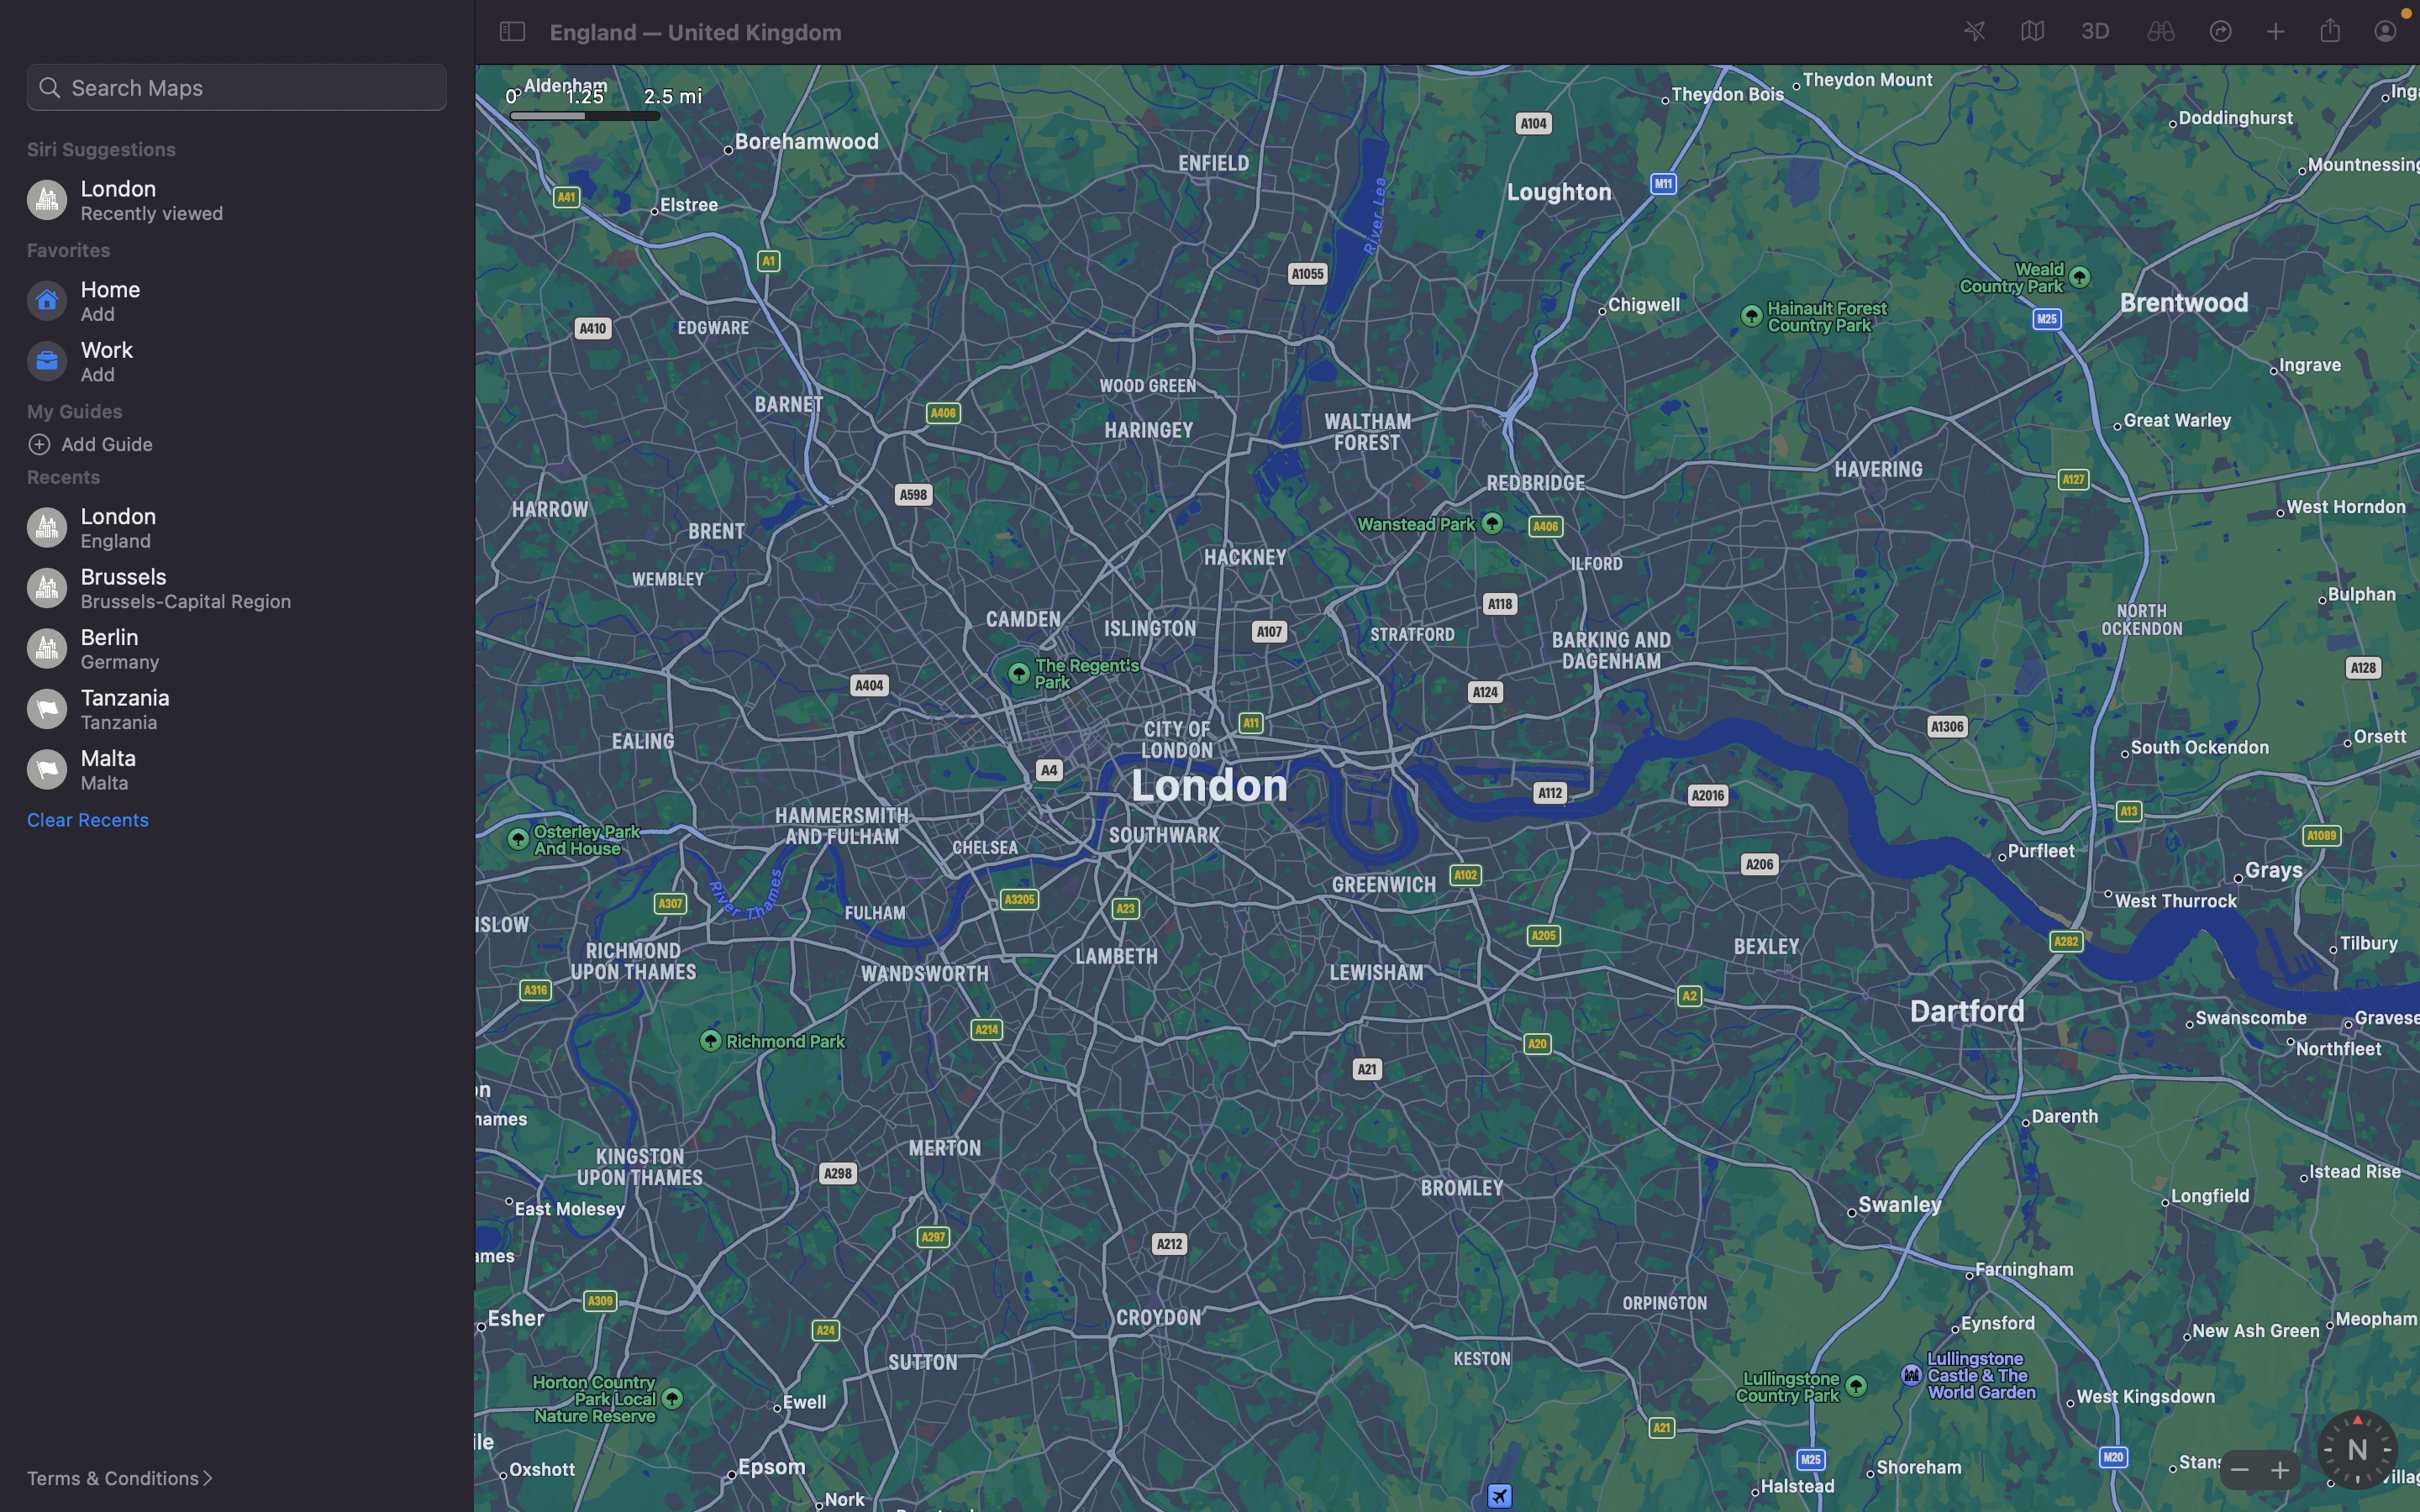 This screenshot has width=2420, height=1512. I want to click on Incorporate a fresh sightseeing guide, so click(244, 443).